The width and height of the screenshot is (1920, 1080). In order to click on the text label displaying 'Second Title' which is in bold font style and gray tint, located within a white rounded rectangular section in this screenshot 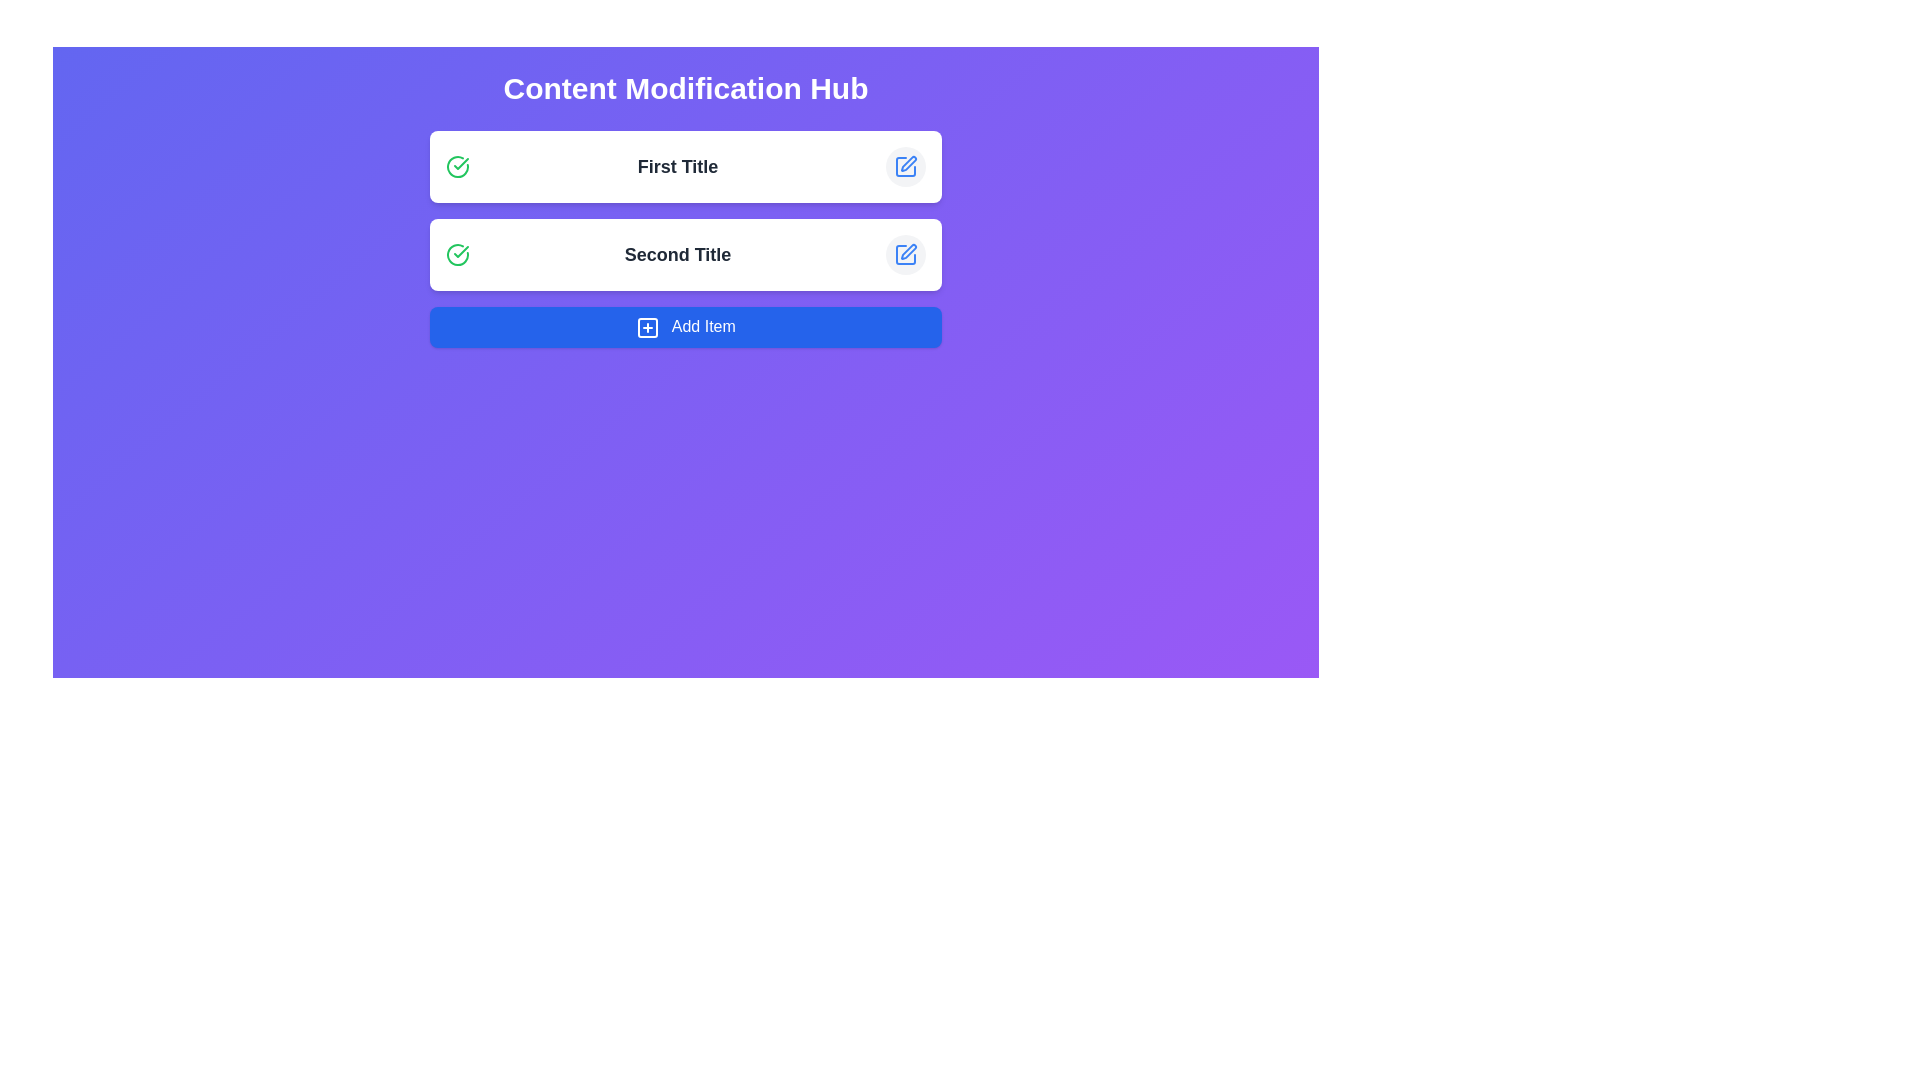, I will do `click(677, 253)`.